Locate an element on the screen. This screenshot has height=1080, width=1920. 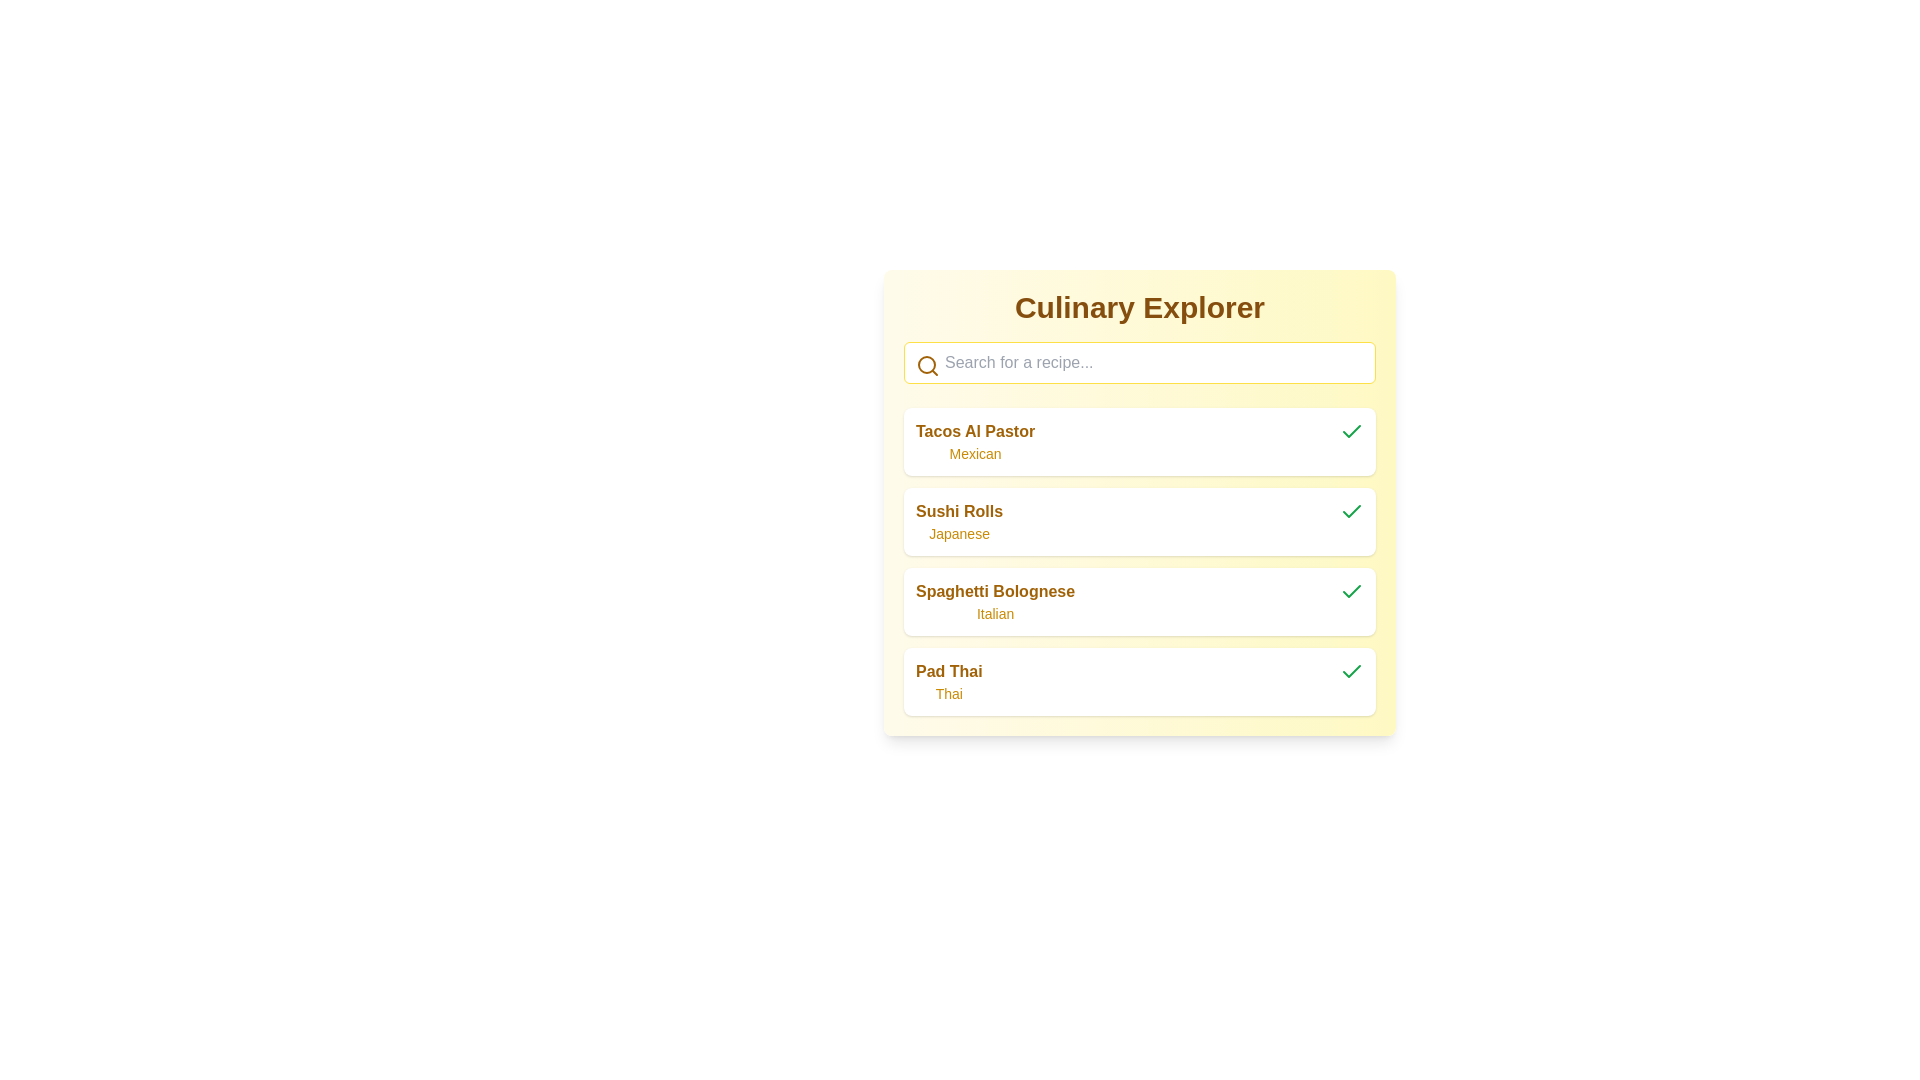
the recipe text 'Spaghetti Bolognese' which is the third item in a vertically arranged list displayed in a white rectangular card with rounded corners is located at coordinates (995, 600).